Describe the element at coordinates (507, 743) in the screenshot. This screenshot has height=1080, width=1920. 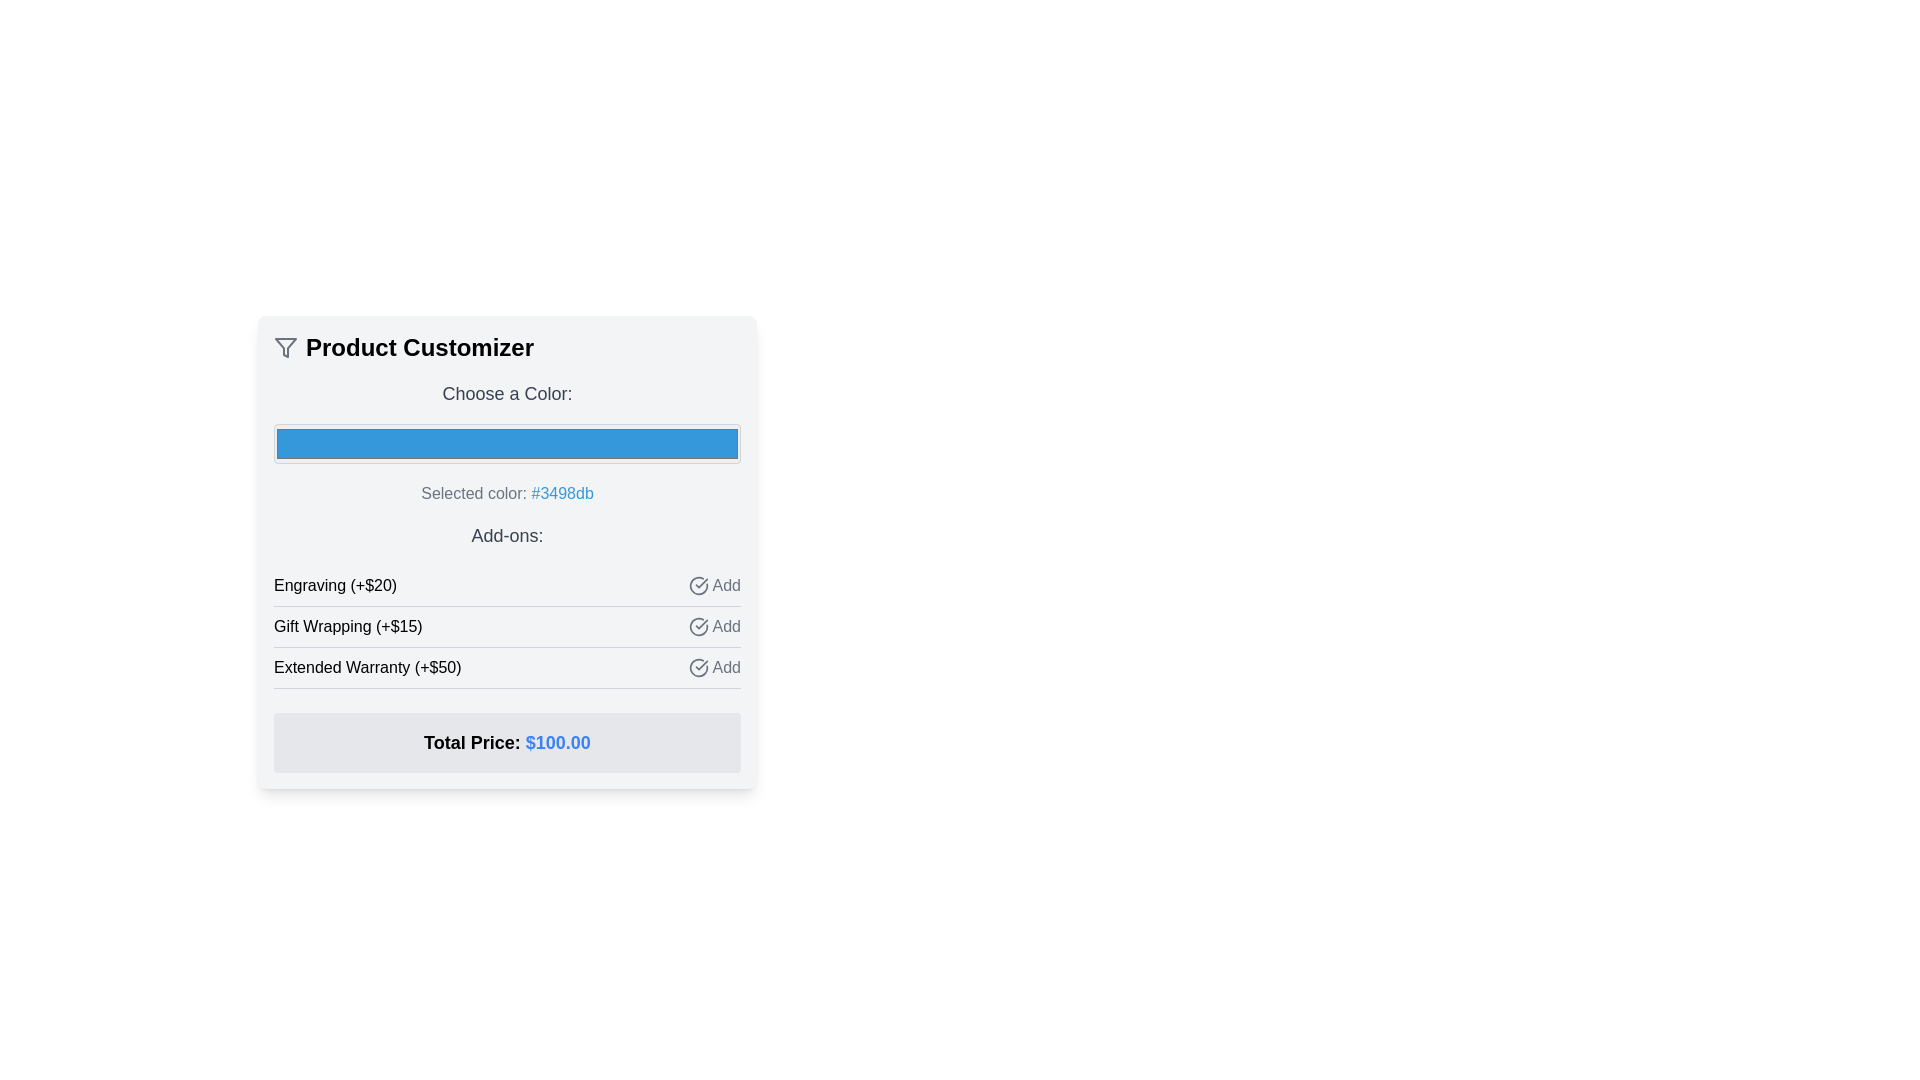
I see `the Text Label displaying the total calculated price of the selected items, located at the bottom of the product customization widget, which shows '$100.00'` at that location.